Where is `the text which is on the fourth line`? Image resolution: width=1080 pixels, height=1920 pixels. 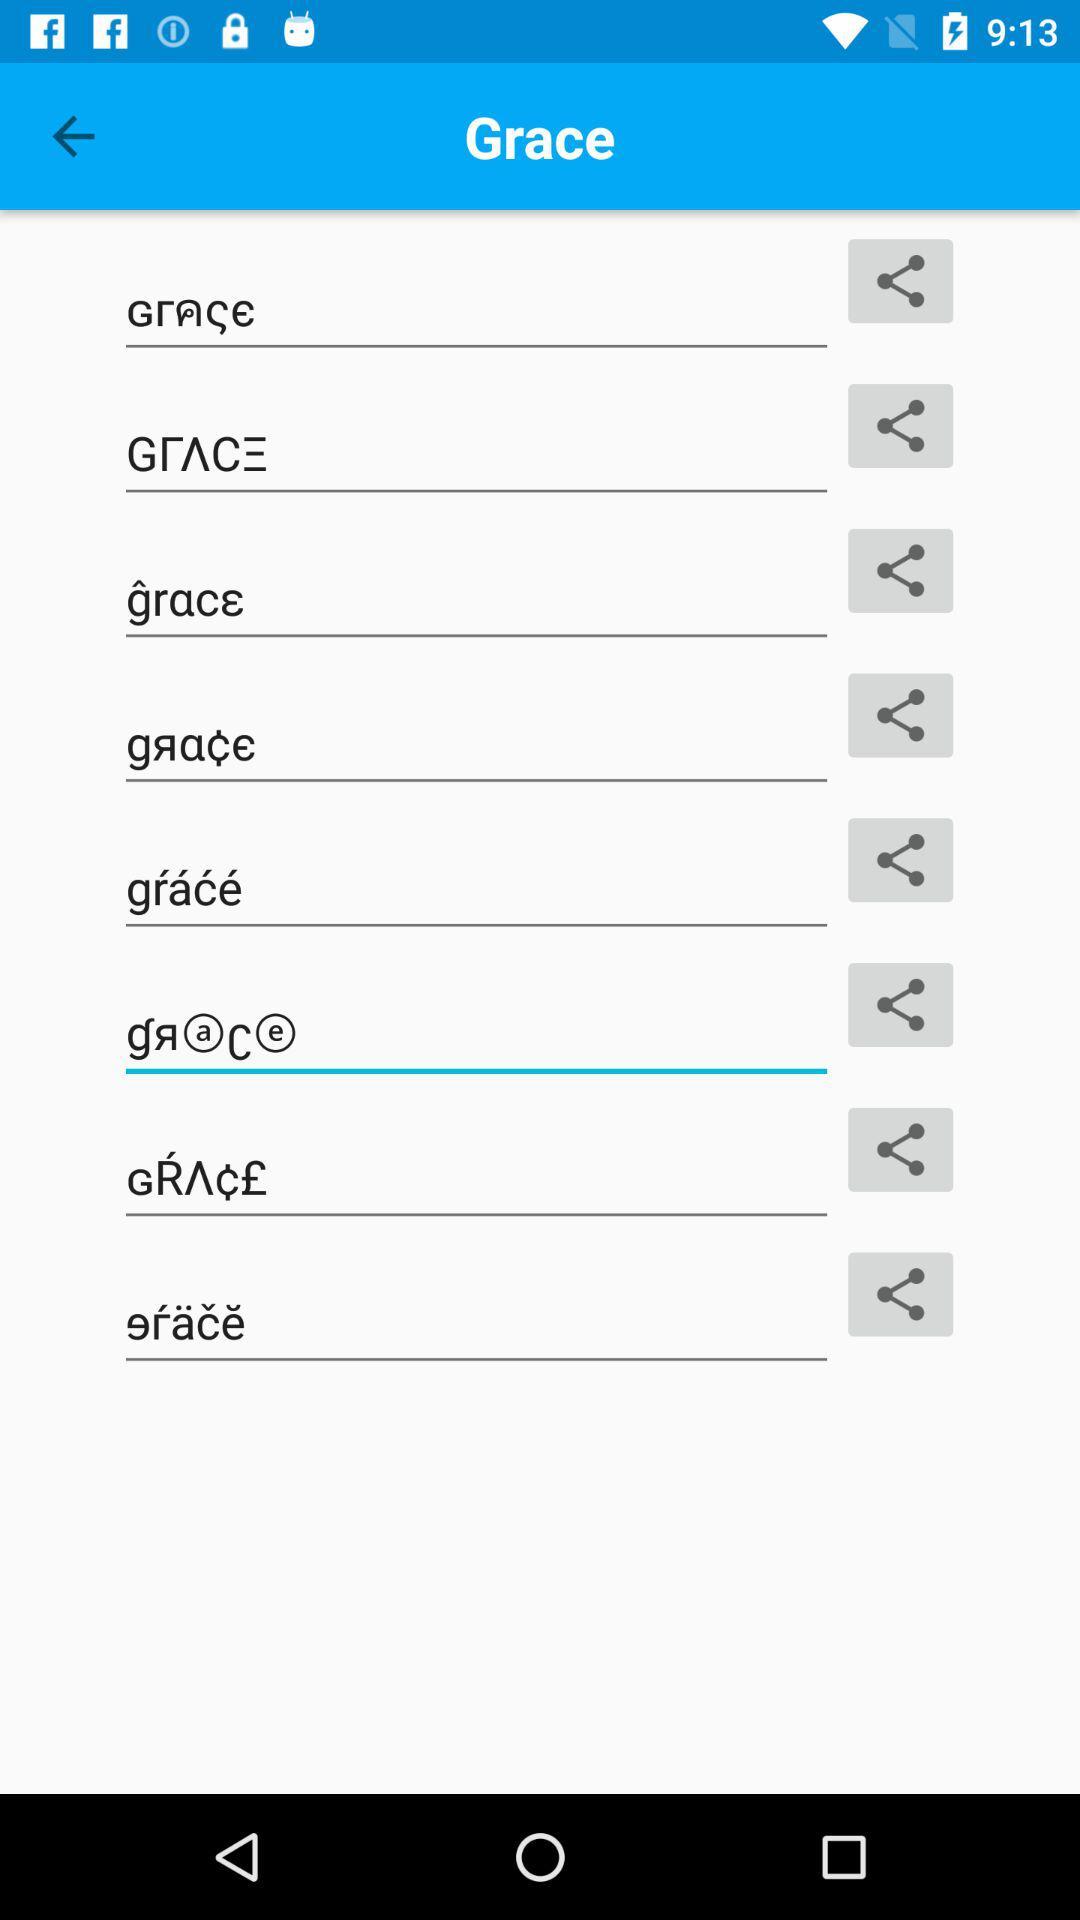 the text which is on the fourth line is located at coordinates (477, 742).